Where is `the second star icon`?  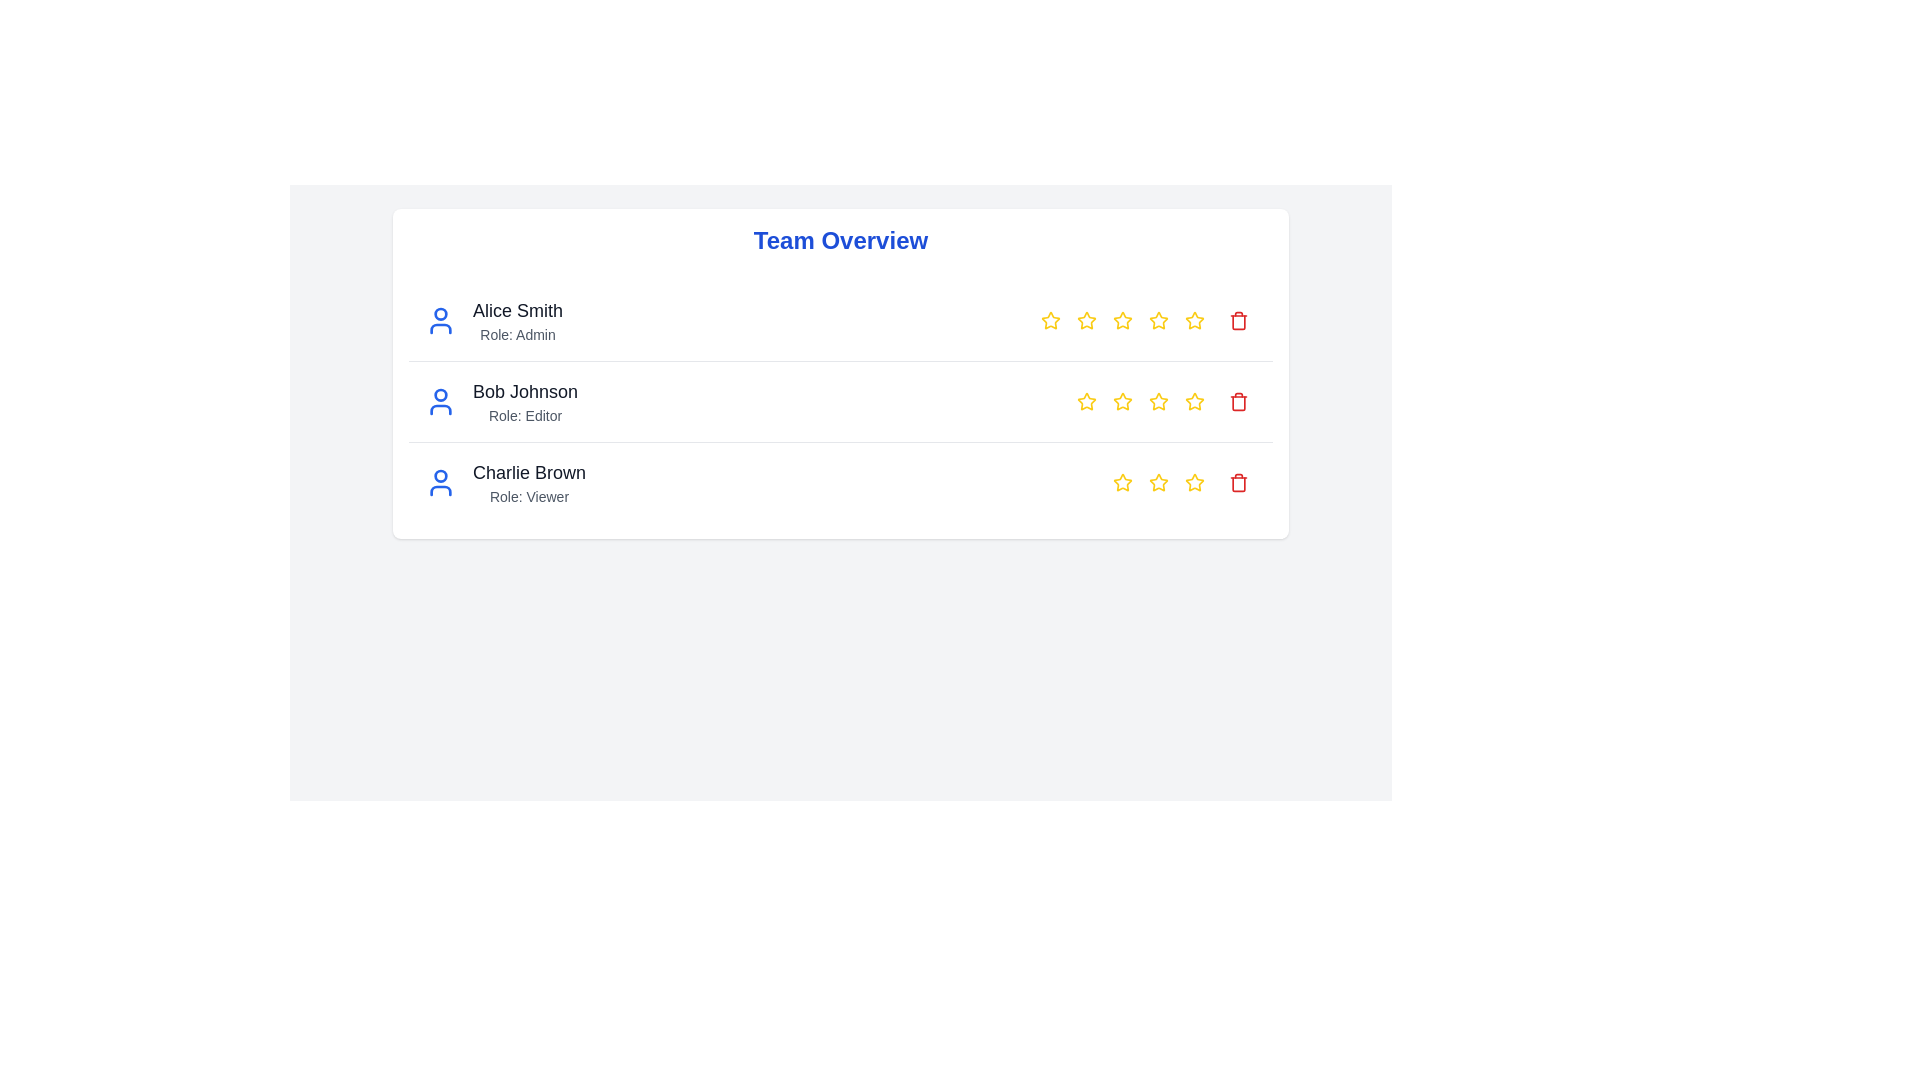
the second star icon is located at coordinates (1085, 319).